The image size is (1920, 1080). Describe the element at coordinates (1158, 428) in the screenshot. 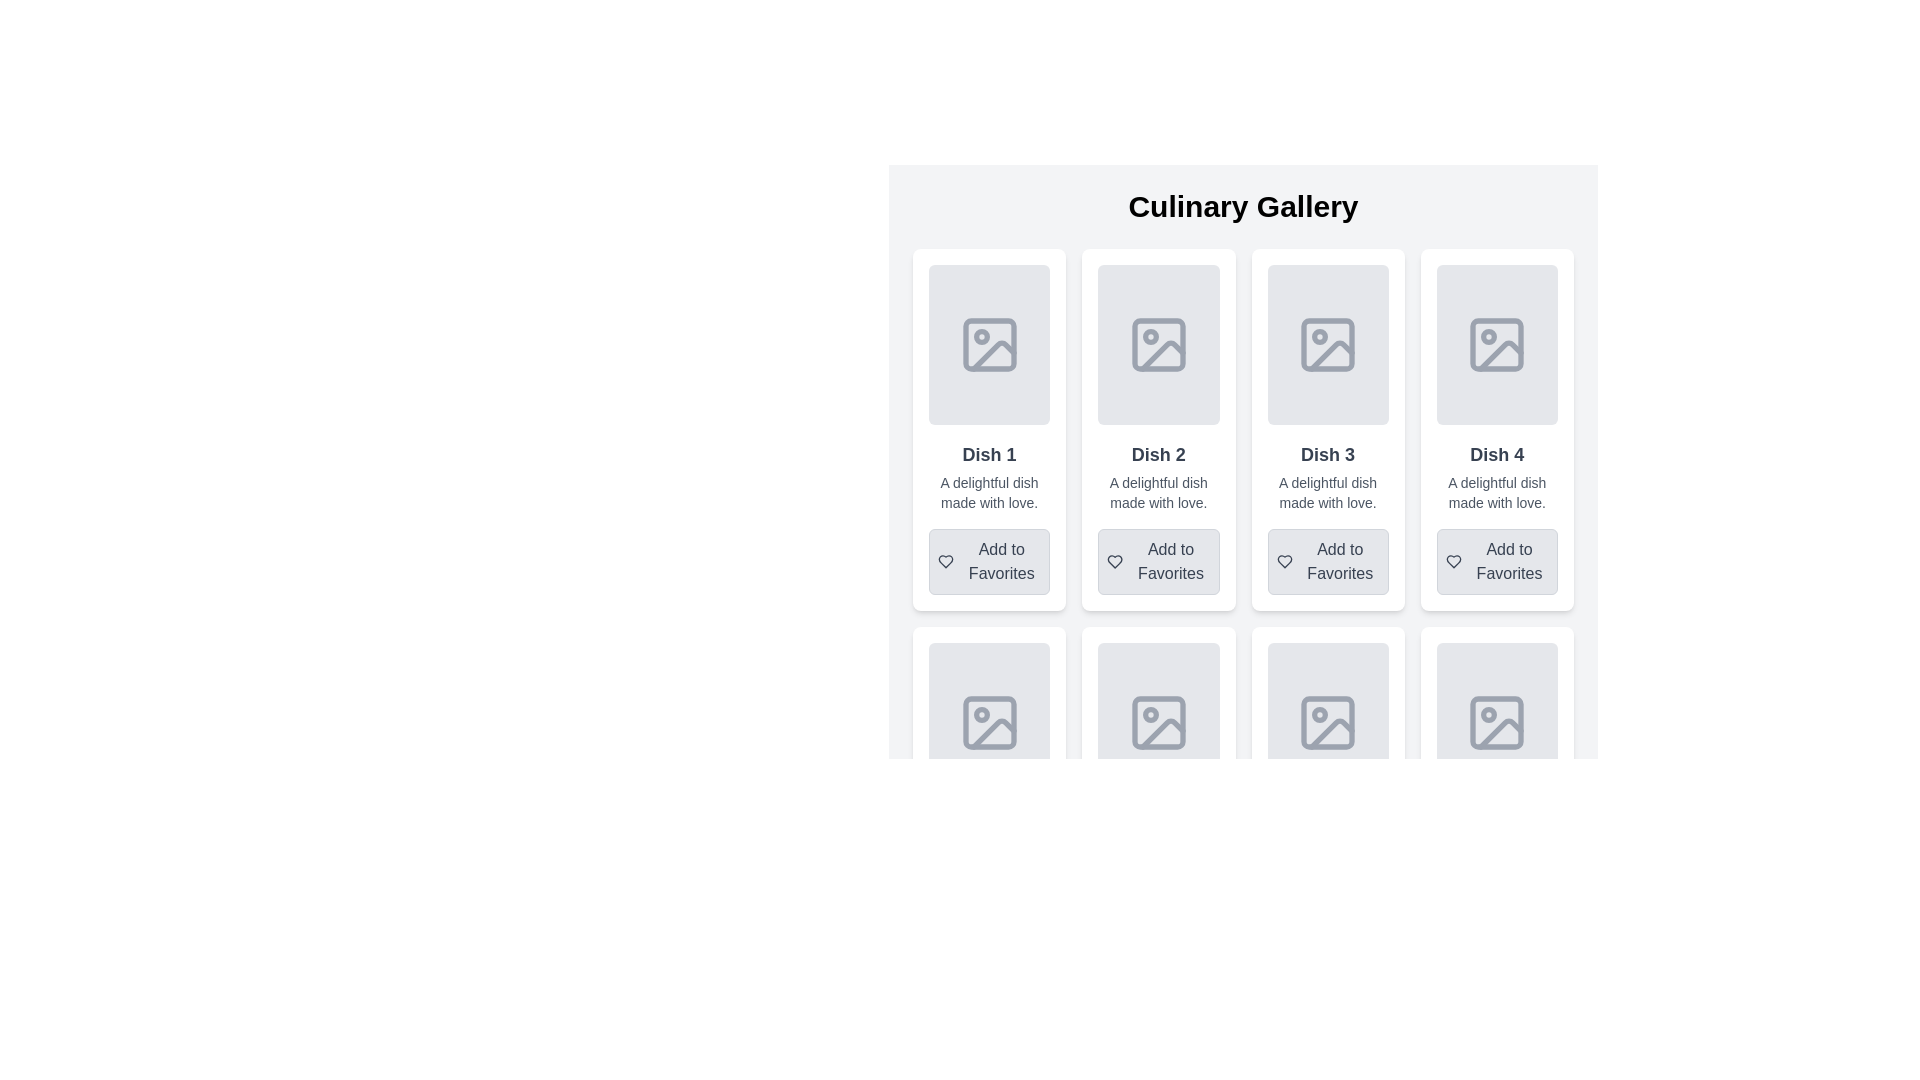

I see `the 'Add to Favorites' button on the Card component displaying information about a dish, located in the top row, second column of the grid` at that location.